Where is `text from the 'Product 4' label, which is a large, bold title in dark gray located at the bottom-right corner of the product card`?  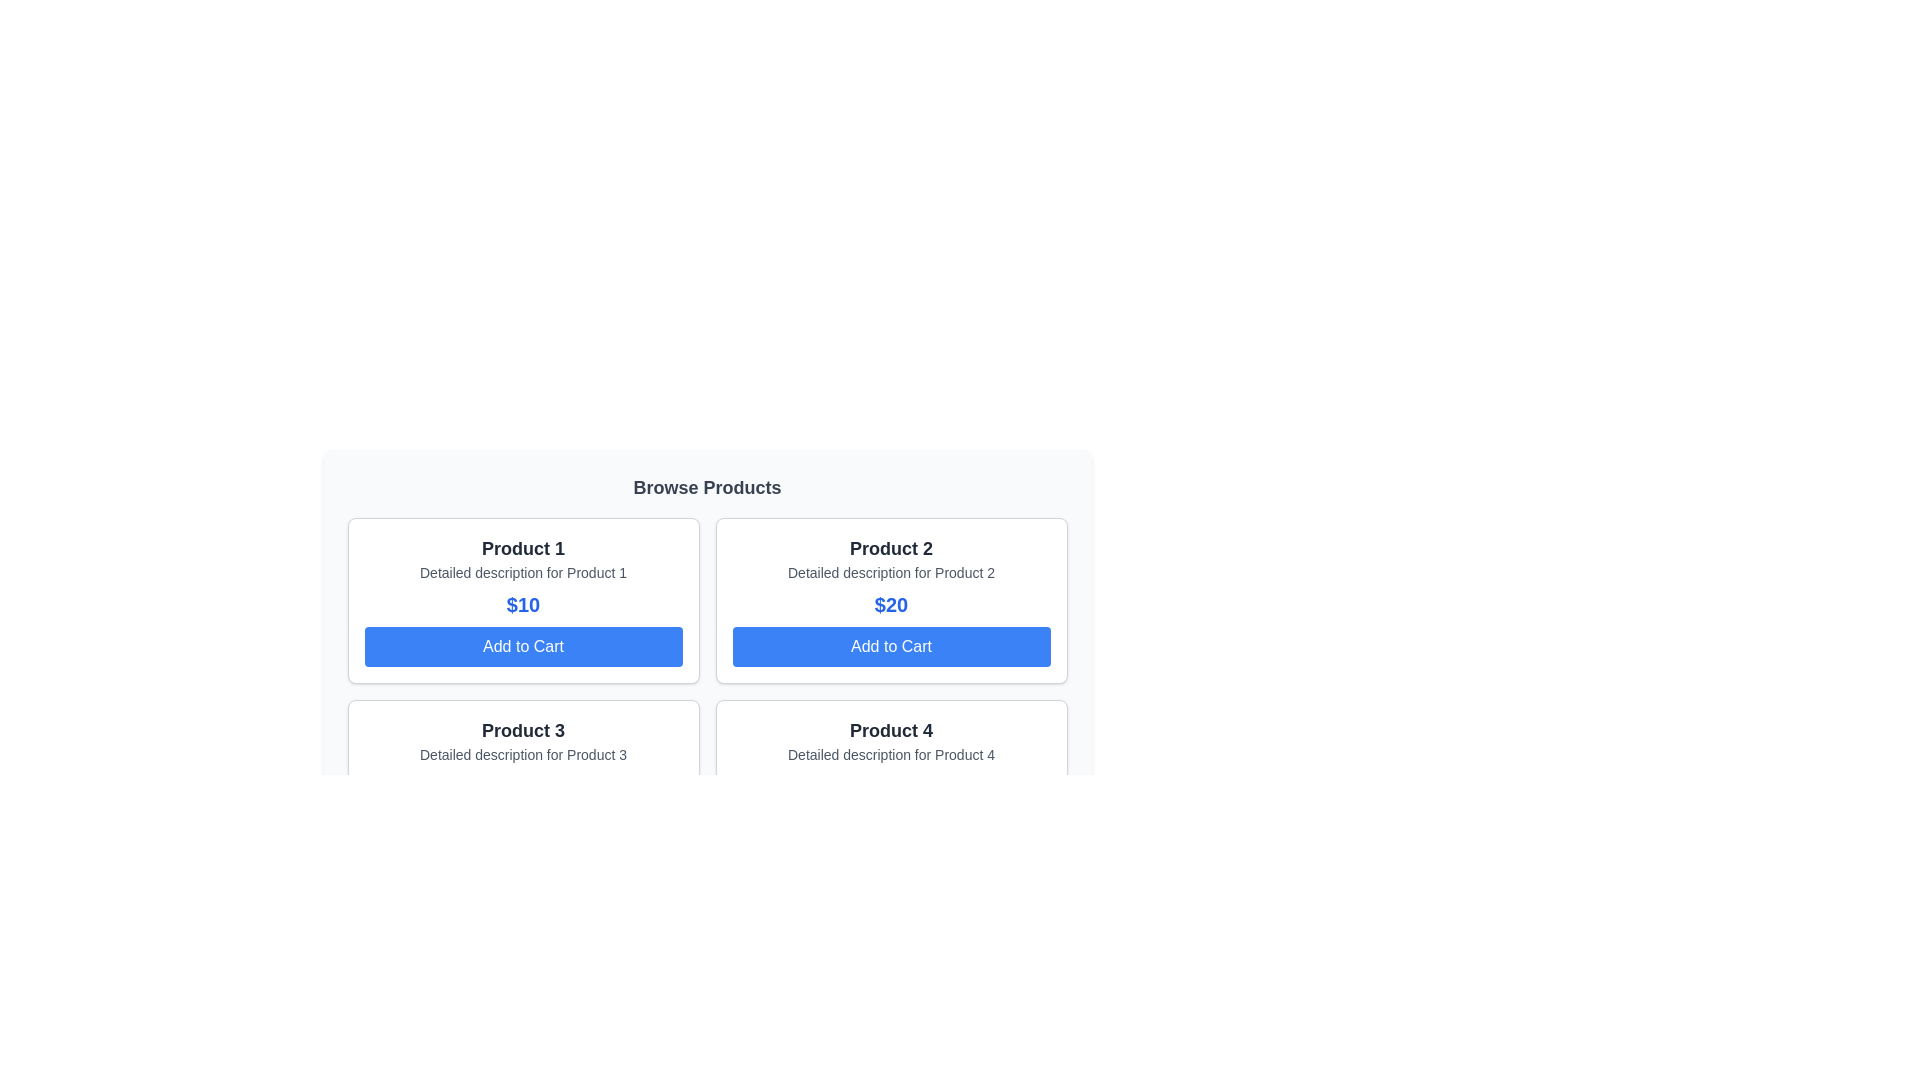
text from the 'Product 4' label, which is a large, bold title in dark gray located at the bottom-right corner of the product card is located at coordinates (890, 731).